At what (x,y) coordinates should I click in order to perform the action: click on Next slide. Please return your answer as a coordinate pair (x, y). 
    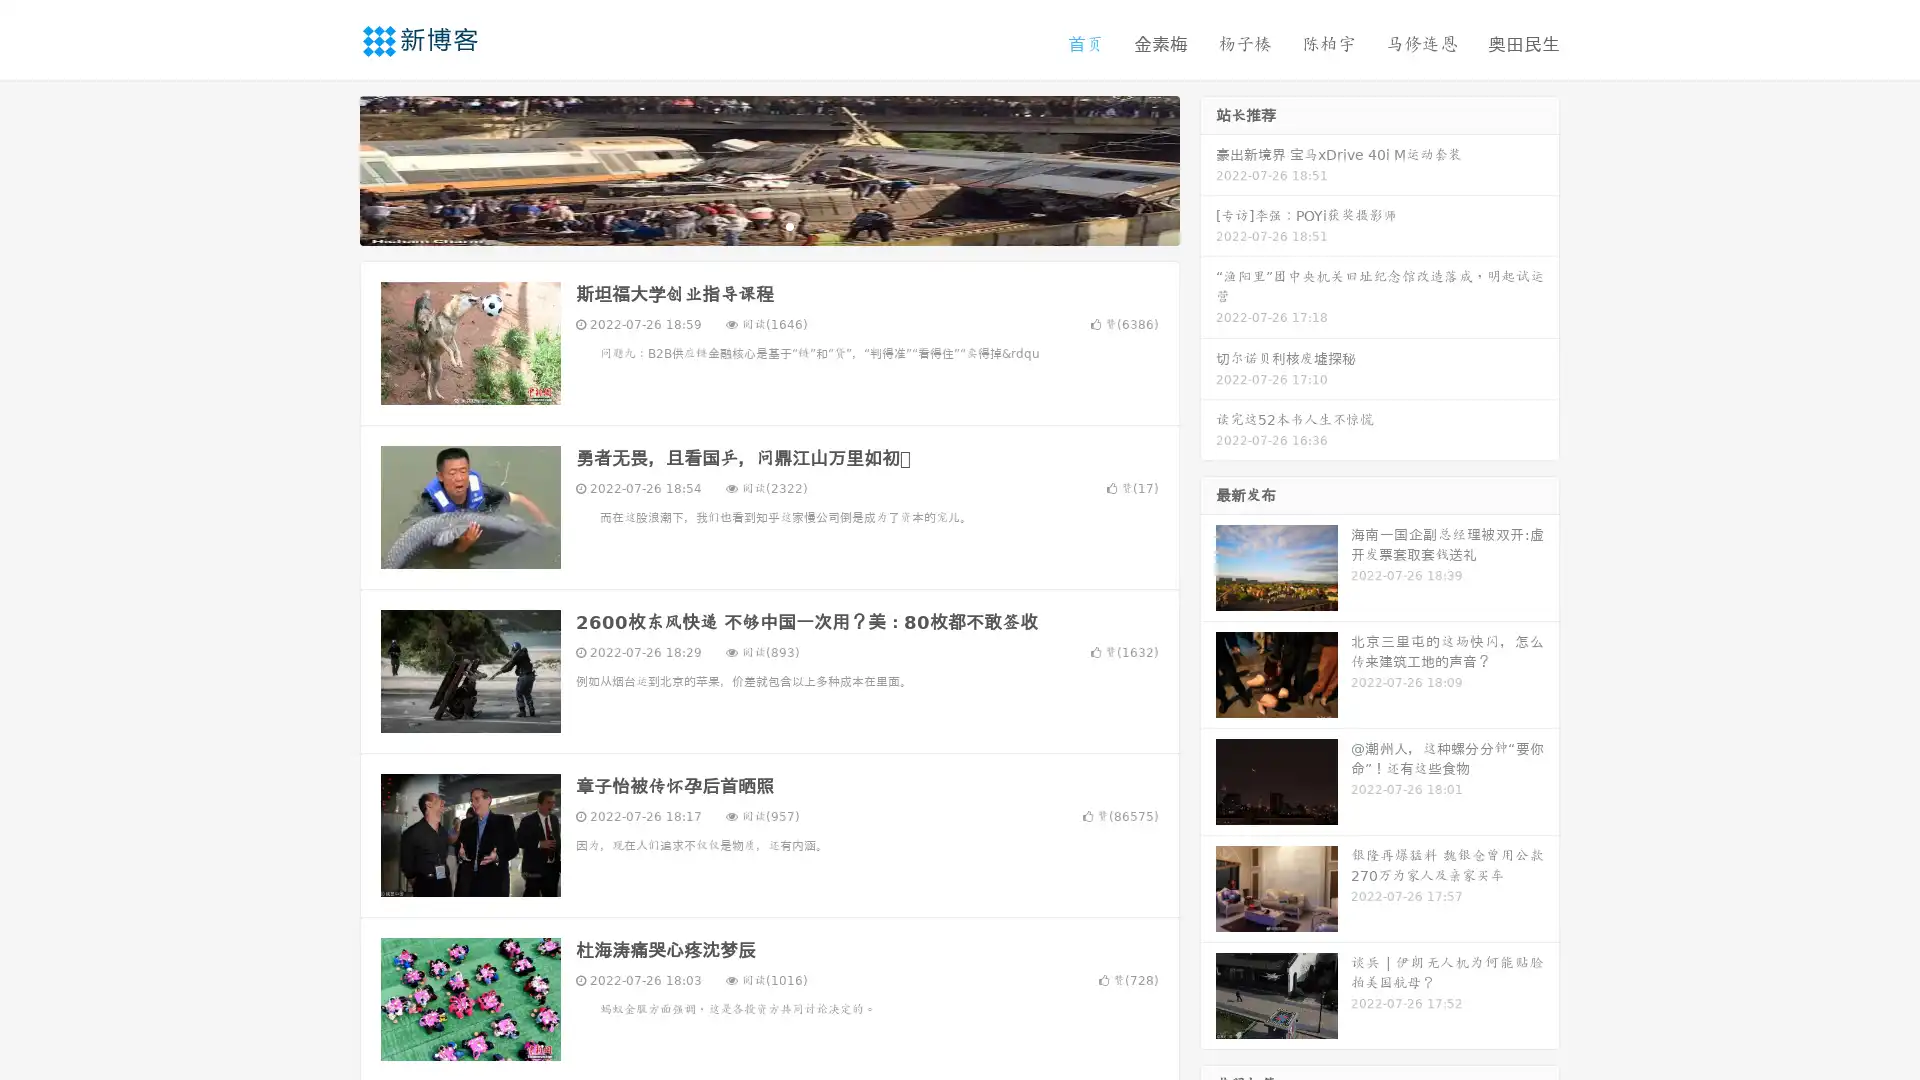
    Looking at the image, I should click on (1208, 168).